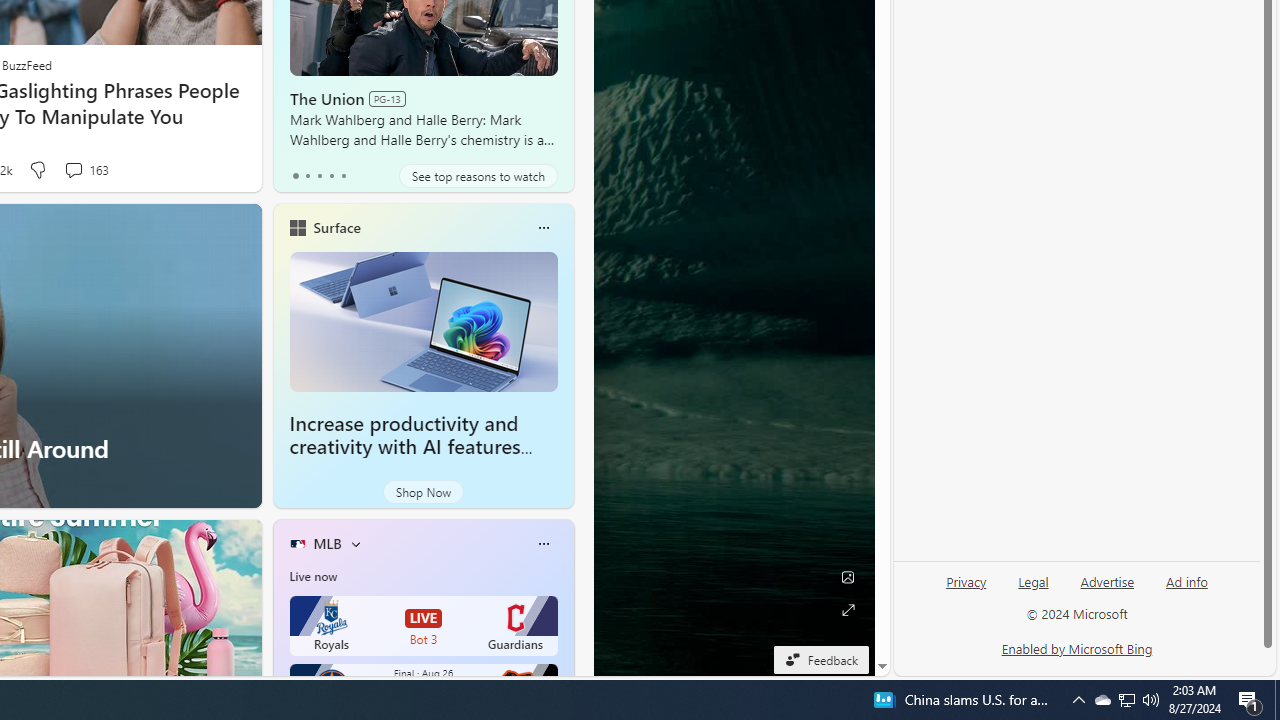 Image resolution: width=1280 pixels, height=720 pixels. I want to click on 'More interests', so click(355, 543).